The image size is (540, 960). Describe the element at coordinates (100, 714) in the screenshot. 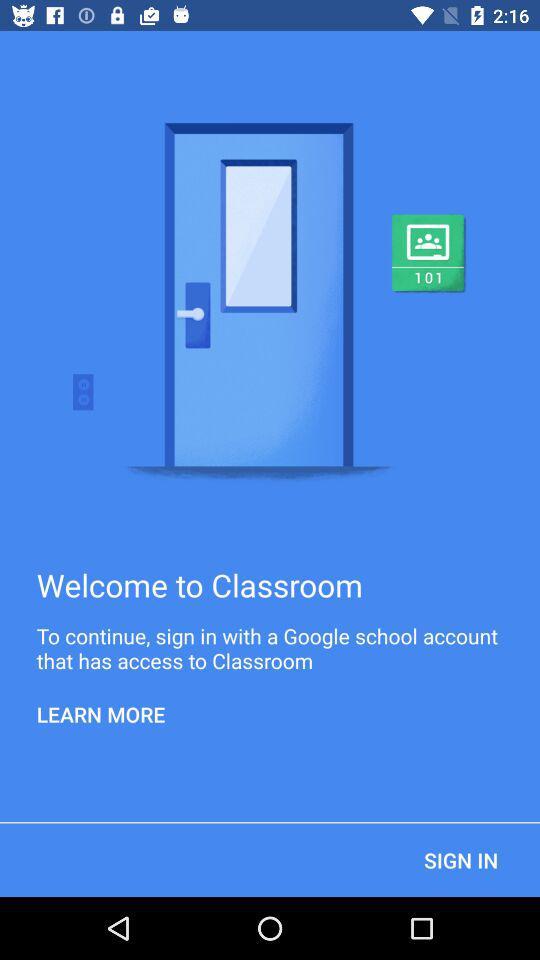

I see `the icon at the bottom left corner` at that location.